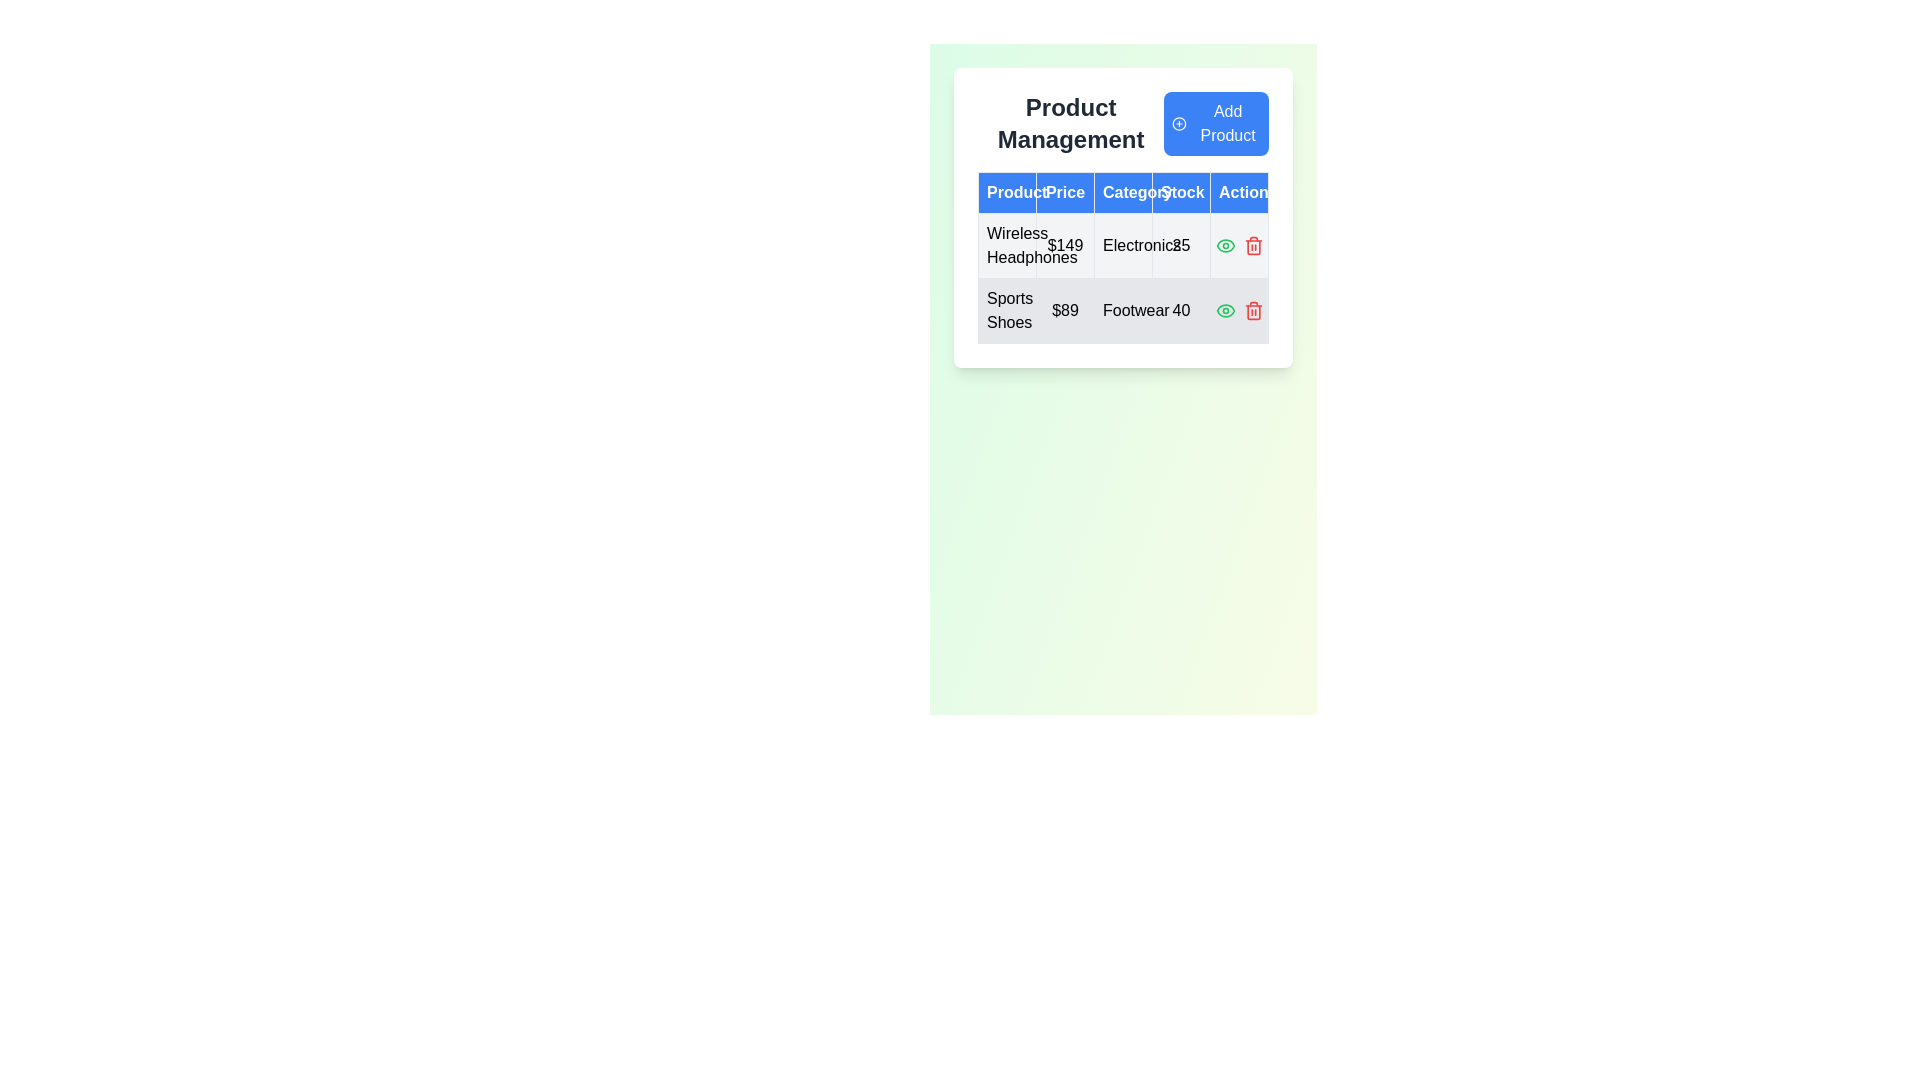  I want to click on the text component displaying the number '25' in the 'Stock' column of the 'Product Management' table for the product 'Wireless Headphones', so click(1181, 245).